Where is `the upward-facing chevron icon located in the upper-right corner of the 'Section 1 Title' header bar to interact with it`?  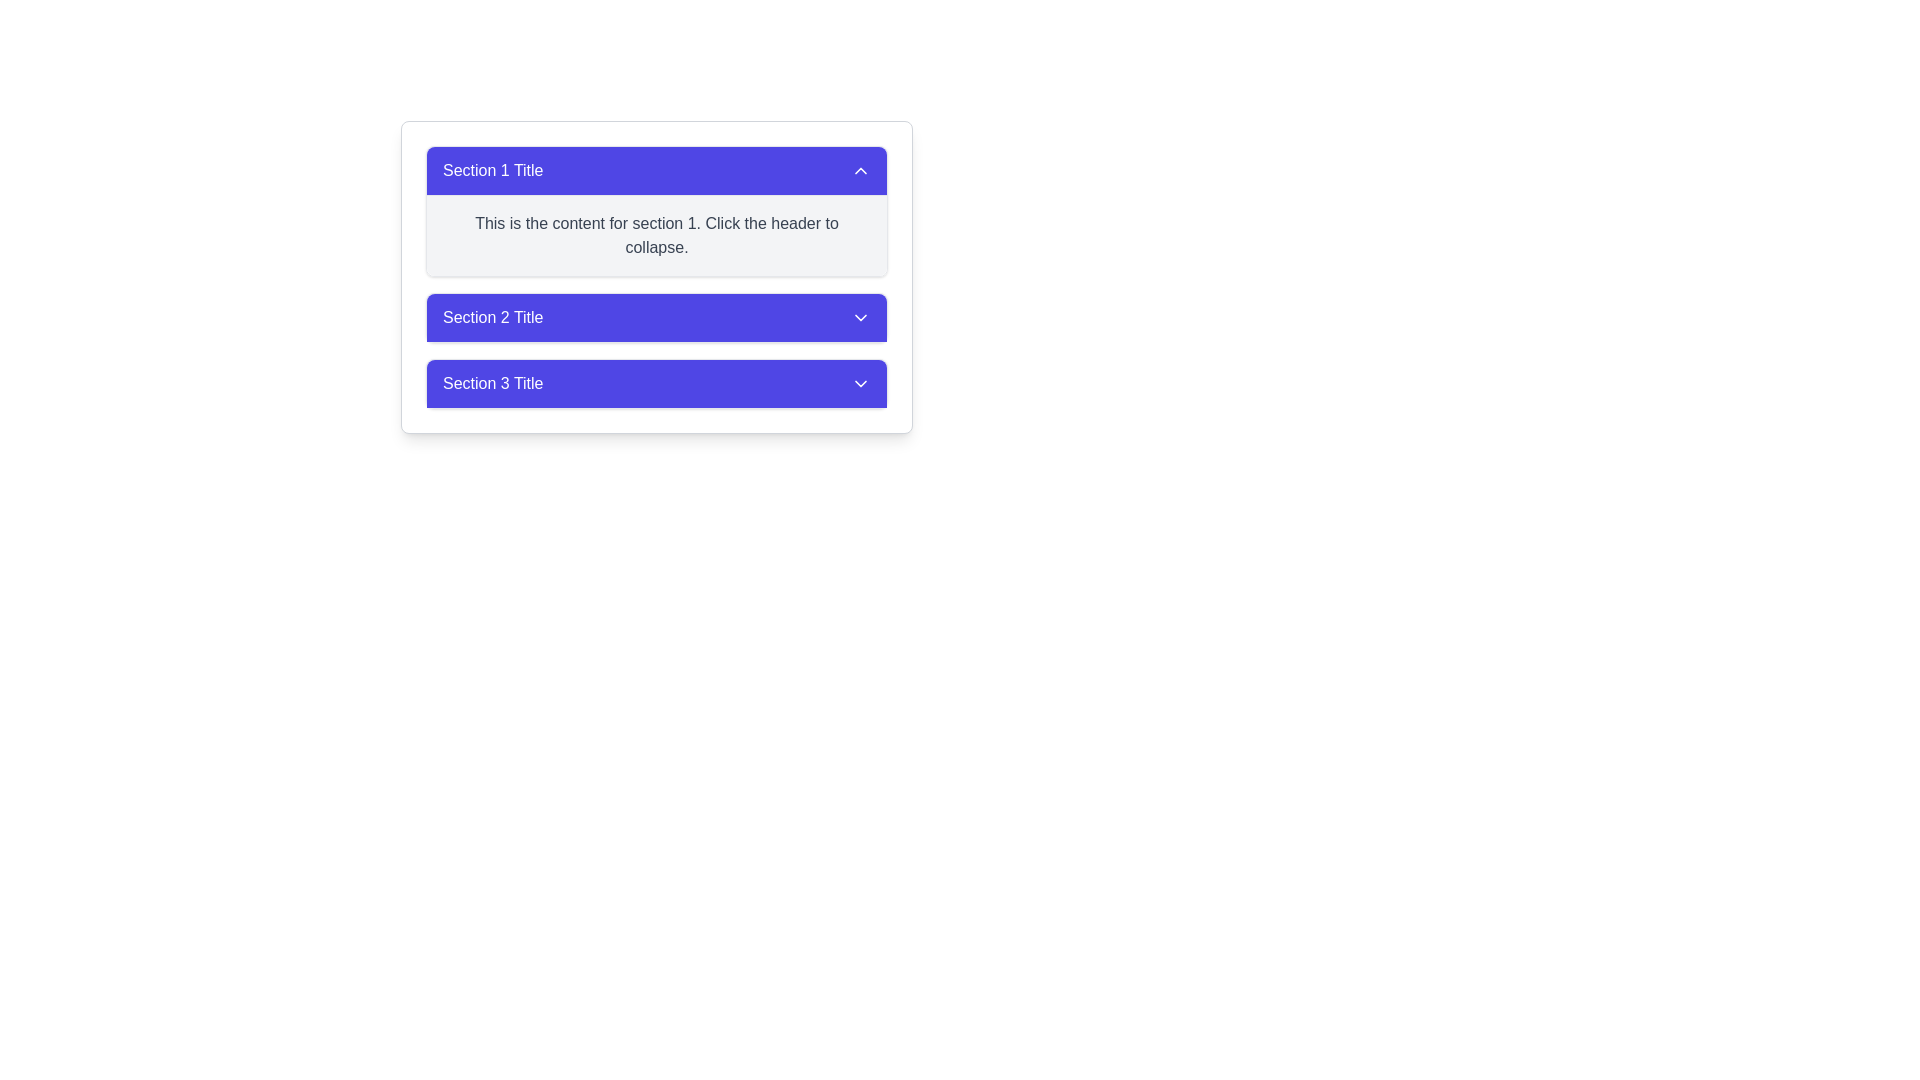
the upward-facing chevron icon located in the upper-right corner of the 'Section 1 Title' header bar to interact with it is located at coordinates (860, 169).